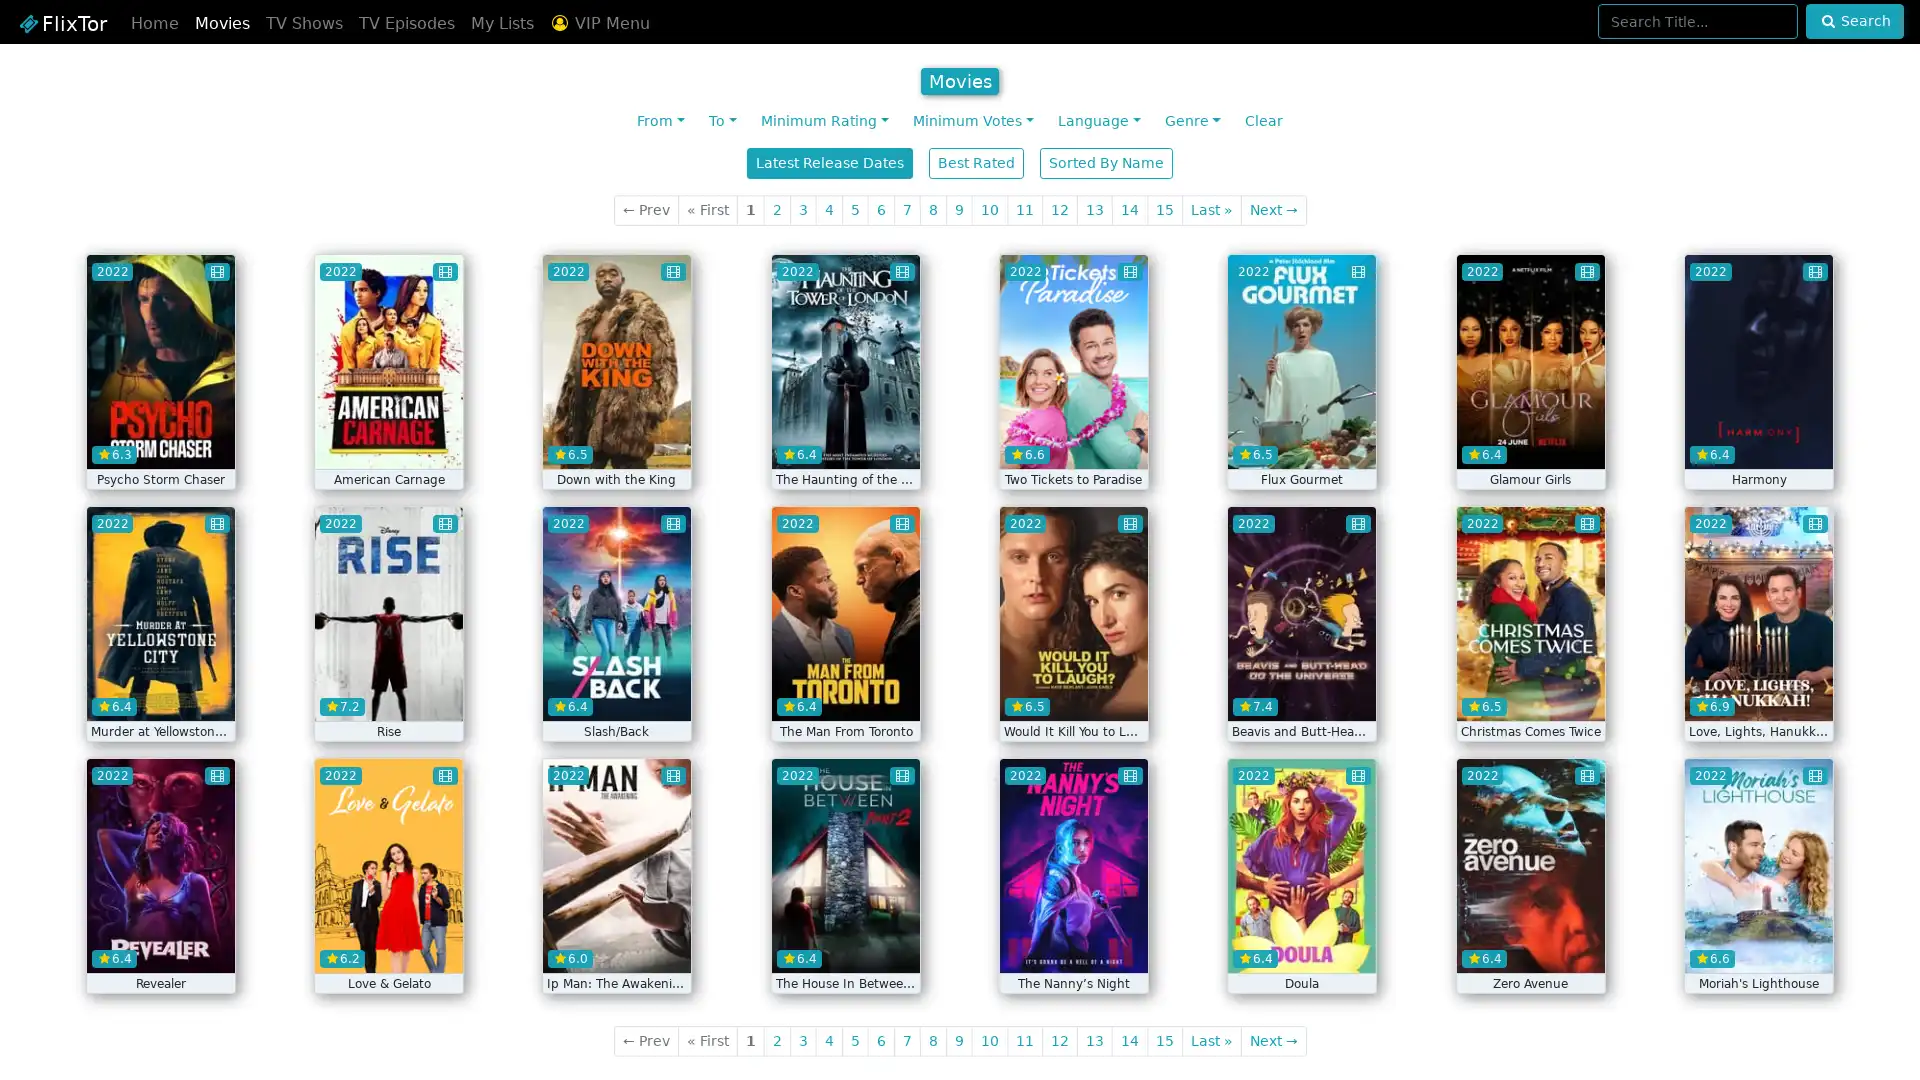 Image resolution: width=1920 pixels, height=1080 pixels. Describe the element at coordinates (388, 944) in the screenshot. I see `Watch Now` at that location.